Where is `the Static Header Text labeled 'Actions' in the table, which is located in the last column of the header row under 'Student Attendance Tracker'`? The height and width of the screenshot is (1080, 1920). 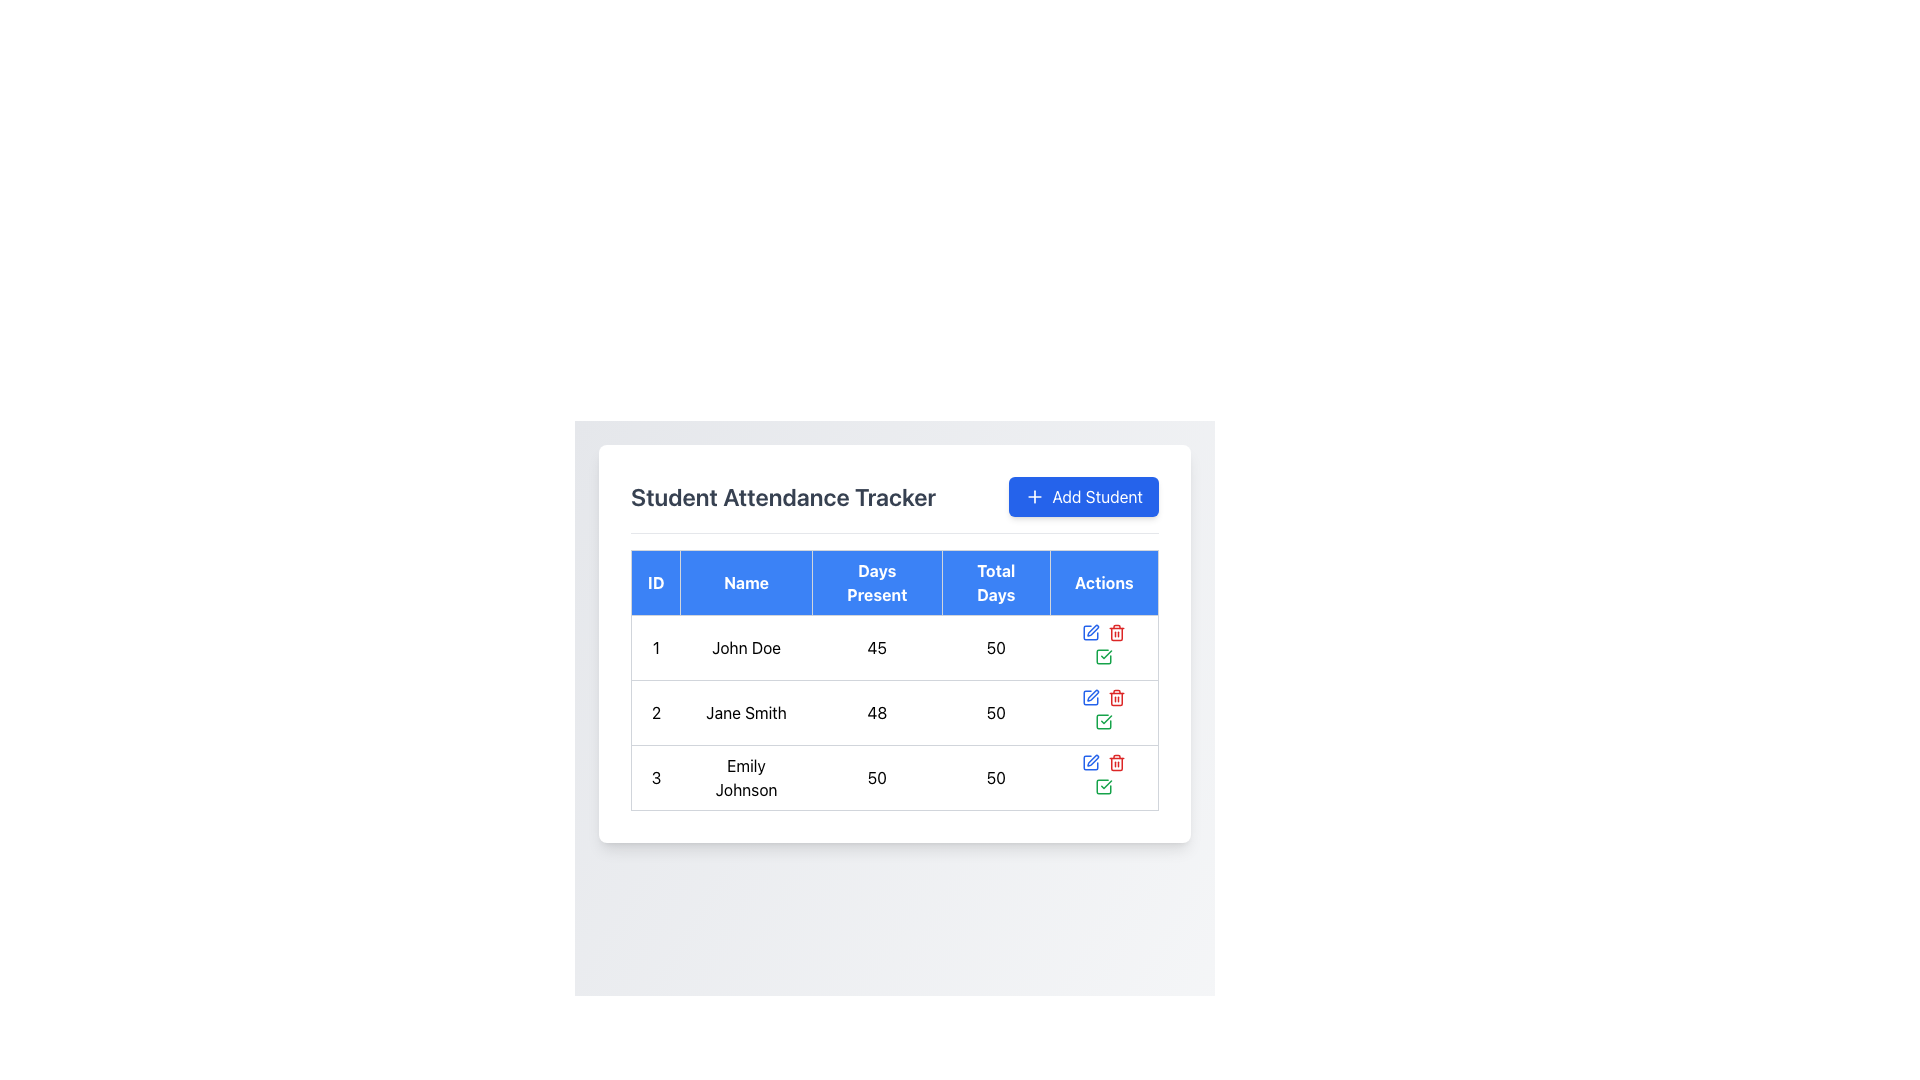
the Static Header Text labeled 'Actions' in the table, which is located in the last column of the header row under 'Student Attendance Tracker' is located at coordinates (1103, 582).